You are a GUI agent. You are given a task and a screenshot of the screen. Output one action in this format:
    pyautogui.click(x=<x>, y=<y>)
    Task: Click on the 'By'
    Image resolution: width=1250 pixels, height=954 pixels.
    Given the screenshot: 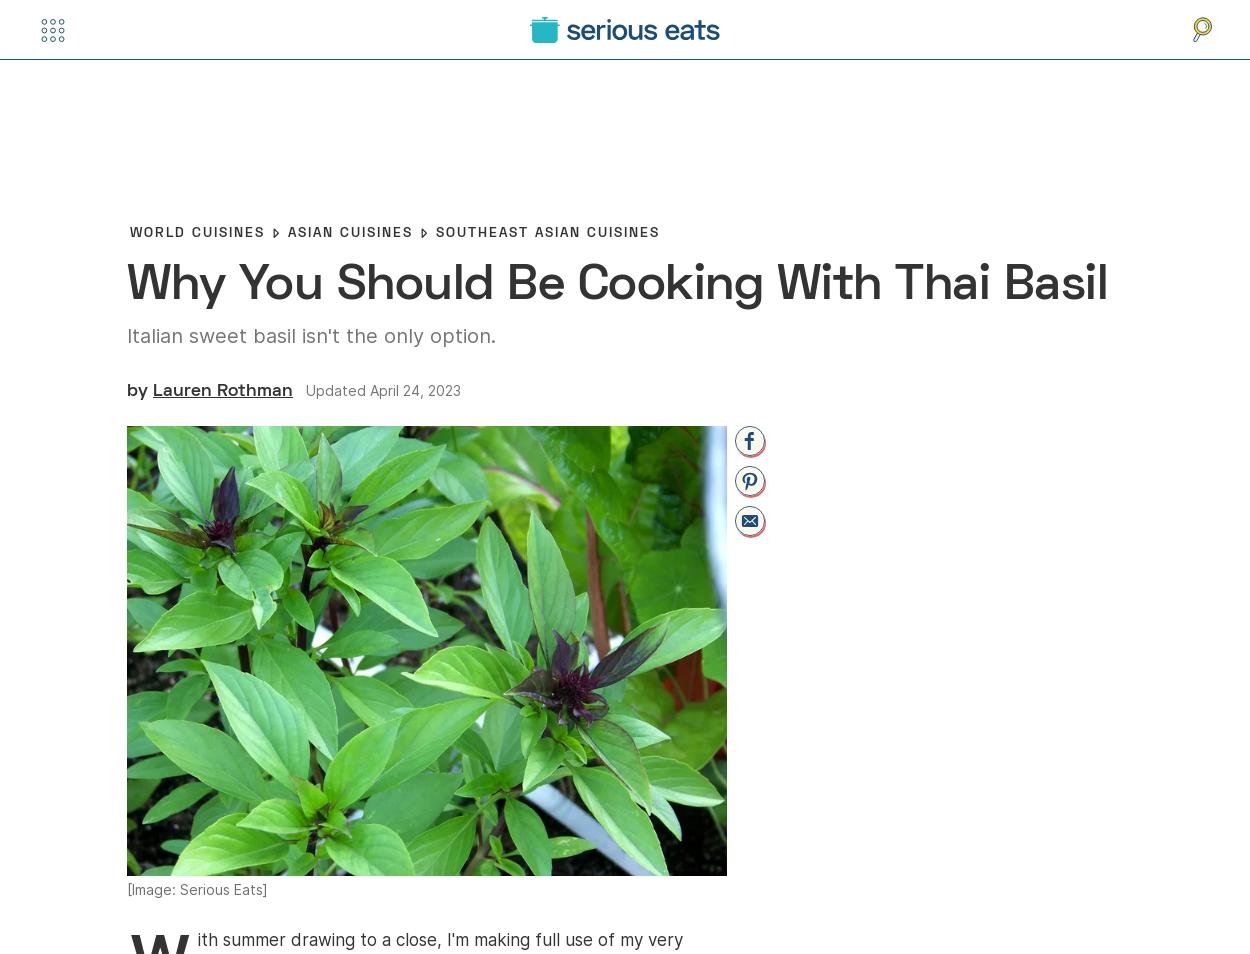 What is the action you would take?
    pyautogui.click(x=137, y=390)
    